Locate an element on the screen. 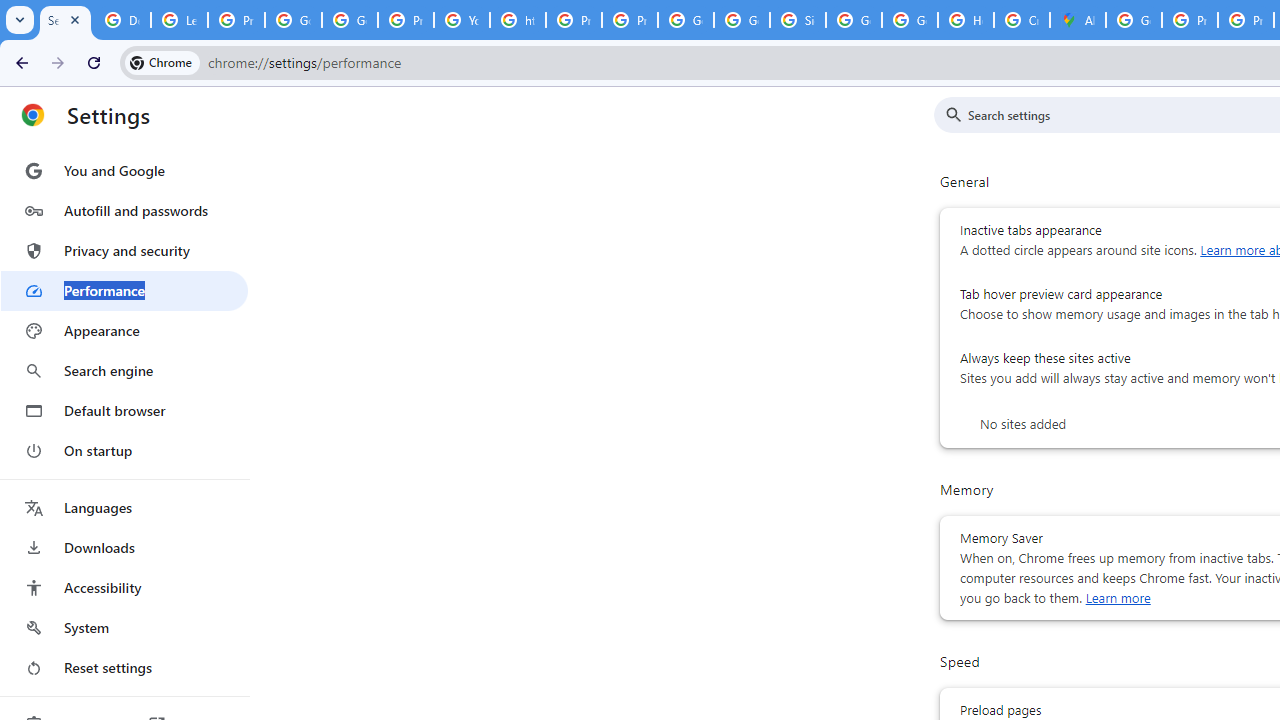 The height and width of the screenshot is (720, 1280). 'Privacy Help Center - Policies Help' is located at coordinates (573, 20).